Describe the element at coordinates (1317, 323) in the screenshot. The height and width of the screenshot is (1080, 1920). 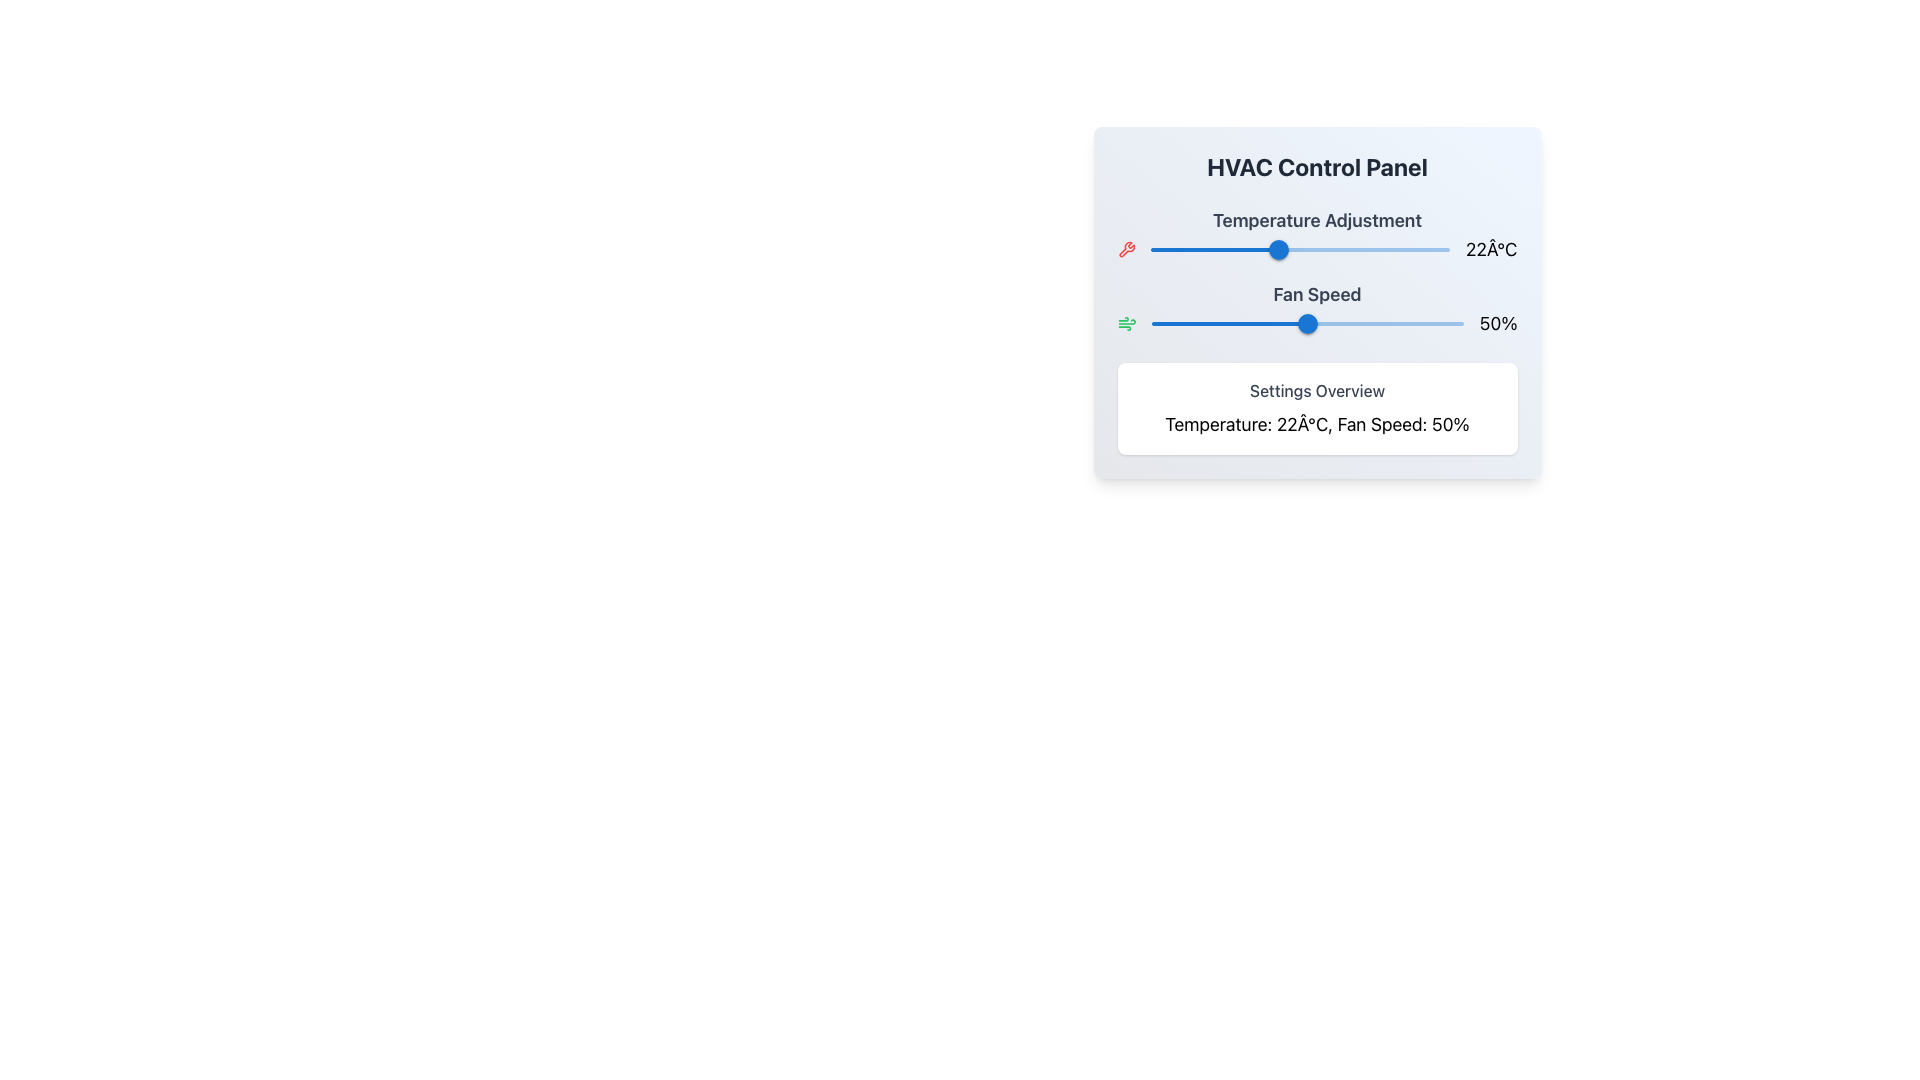
I see `fan speed` at that location.